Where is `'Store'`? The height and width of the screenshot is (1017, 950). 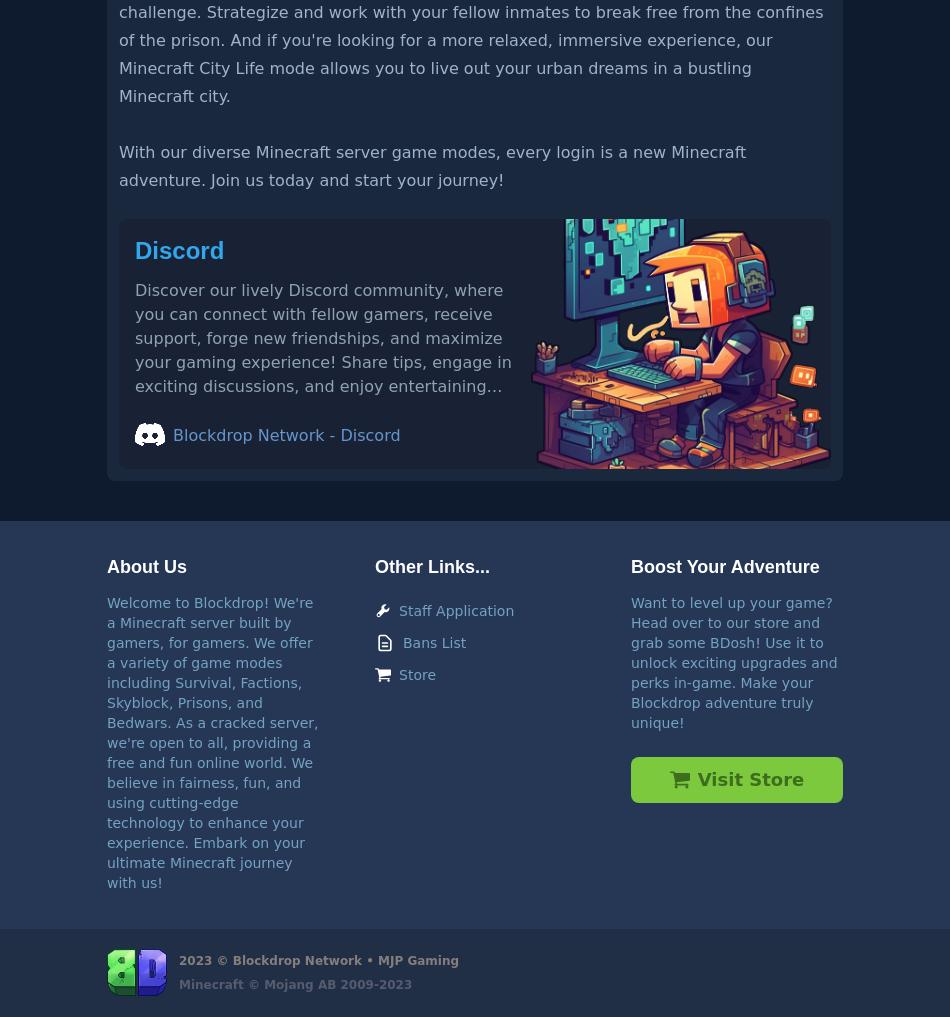 'Store' is located at coordinates (398, 673).